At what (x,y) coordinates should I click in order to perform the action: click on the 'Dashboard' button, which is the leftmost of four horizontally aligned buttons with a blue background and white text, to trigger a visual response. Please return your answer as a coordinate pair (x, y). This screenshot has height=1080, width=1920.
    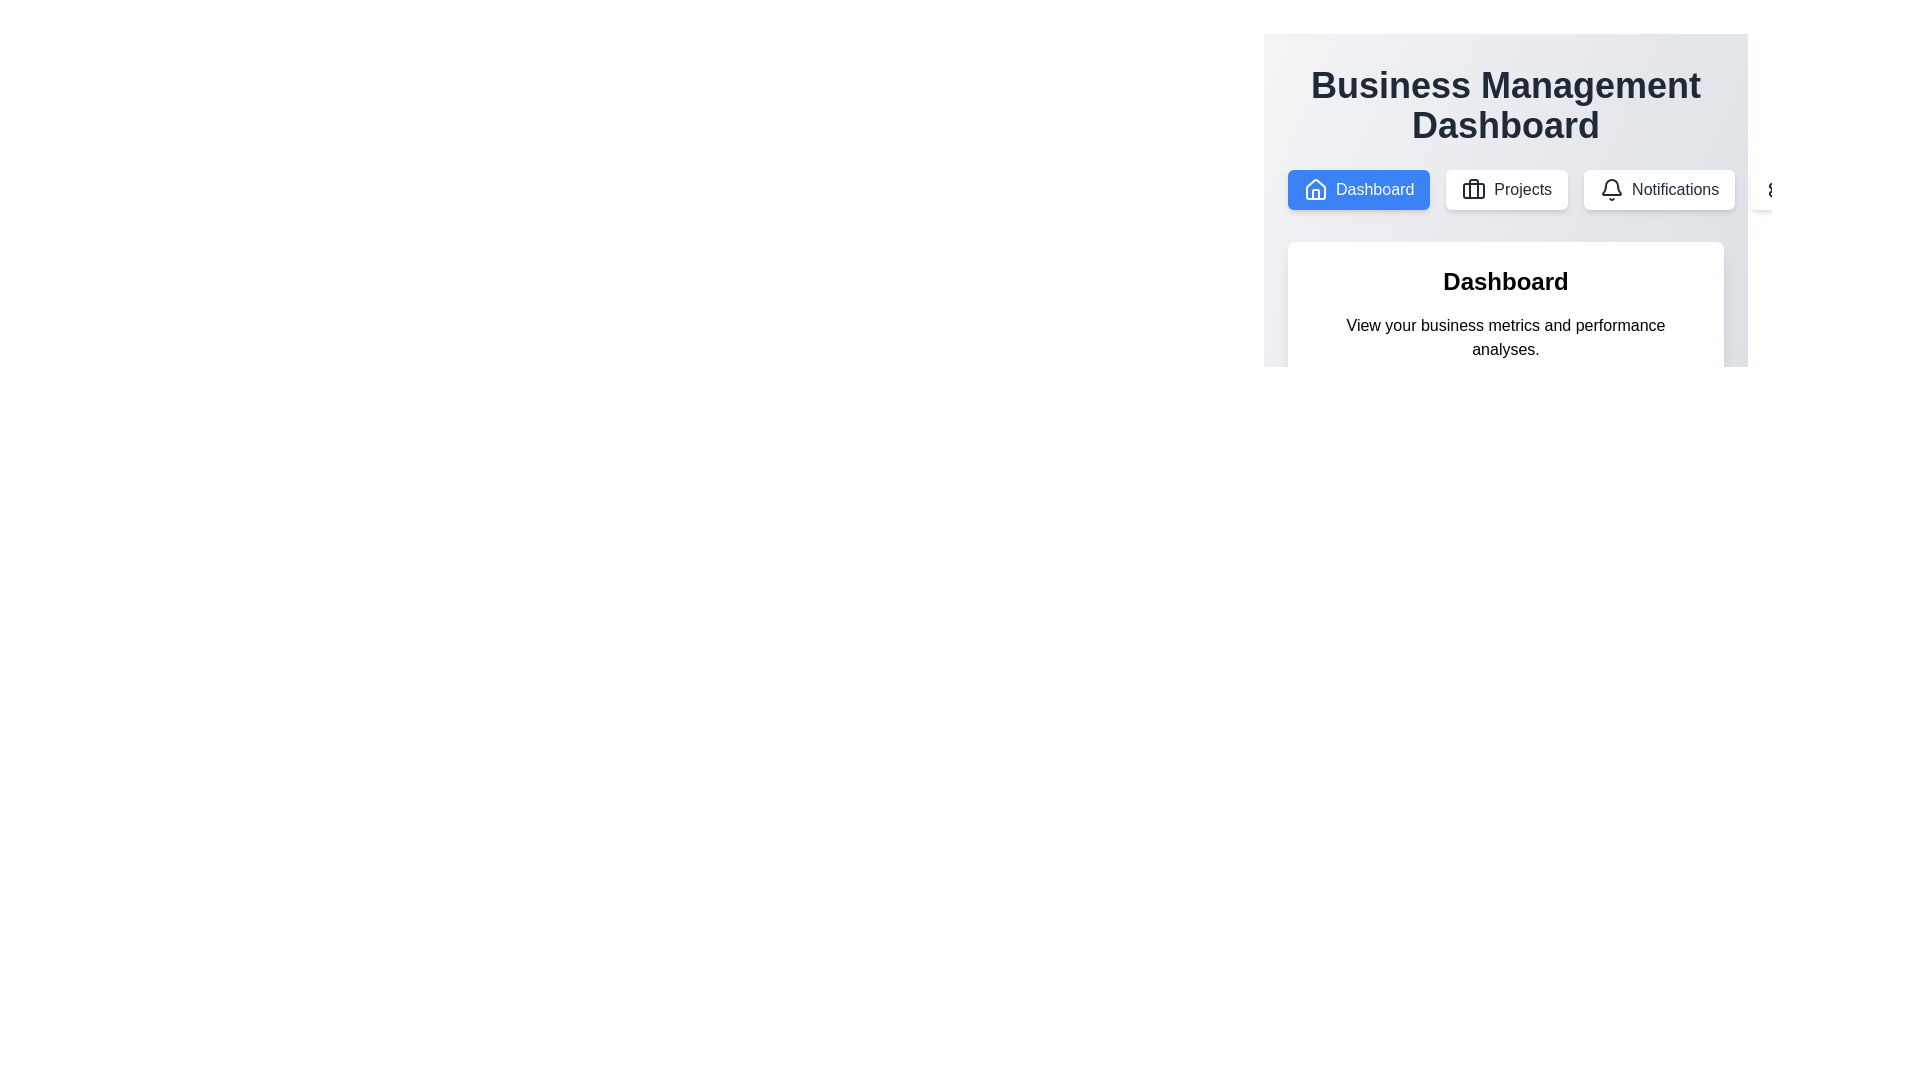
    Looking at the image, I should click on (1359, 189).